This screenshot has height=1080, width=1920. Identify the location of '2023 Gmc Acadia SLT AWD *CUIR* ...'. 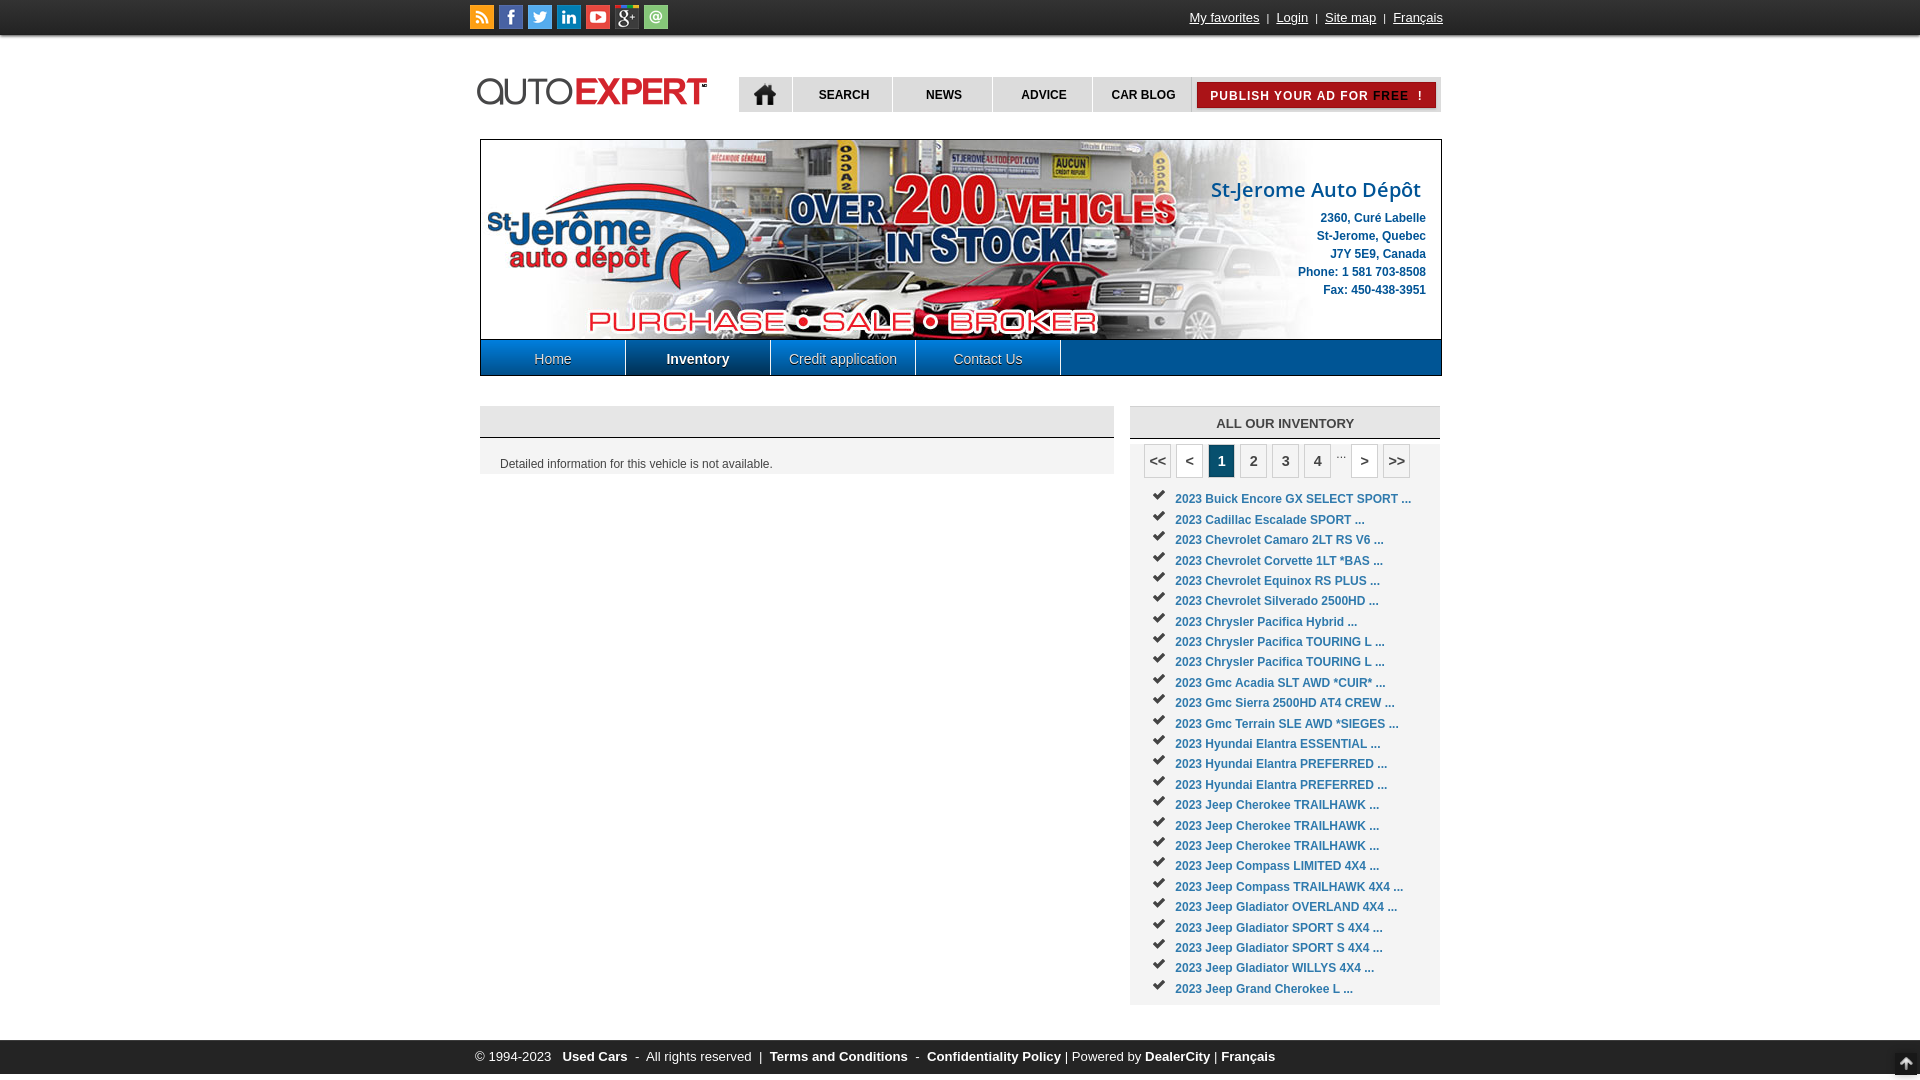
(1280, 681).